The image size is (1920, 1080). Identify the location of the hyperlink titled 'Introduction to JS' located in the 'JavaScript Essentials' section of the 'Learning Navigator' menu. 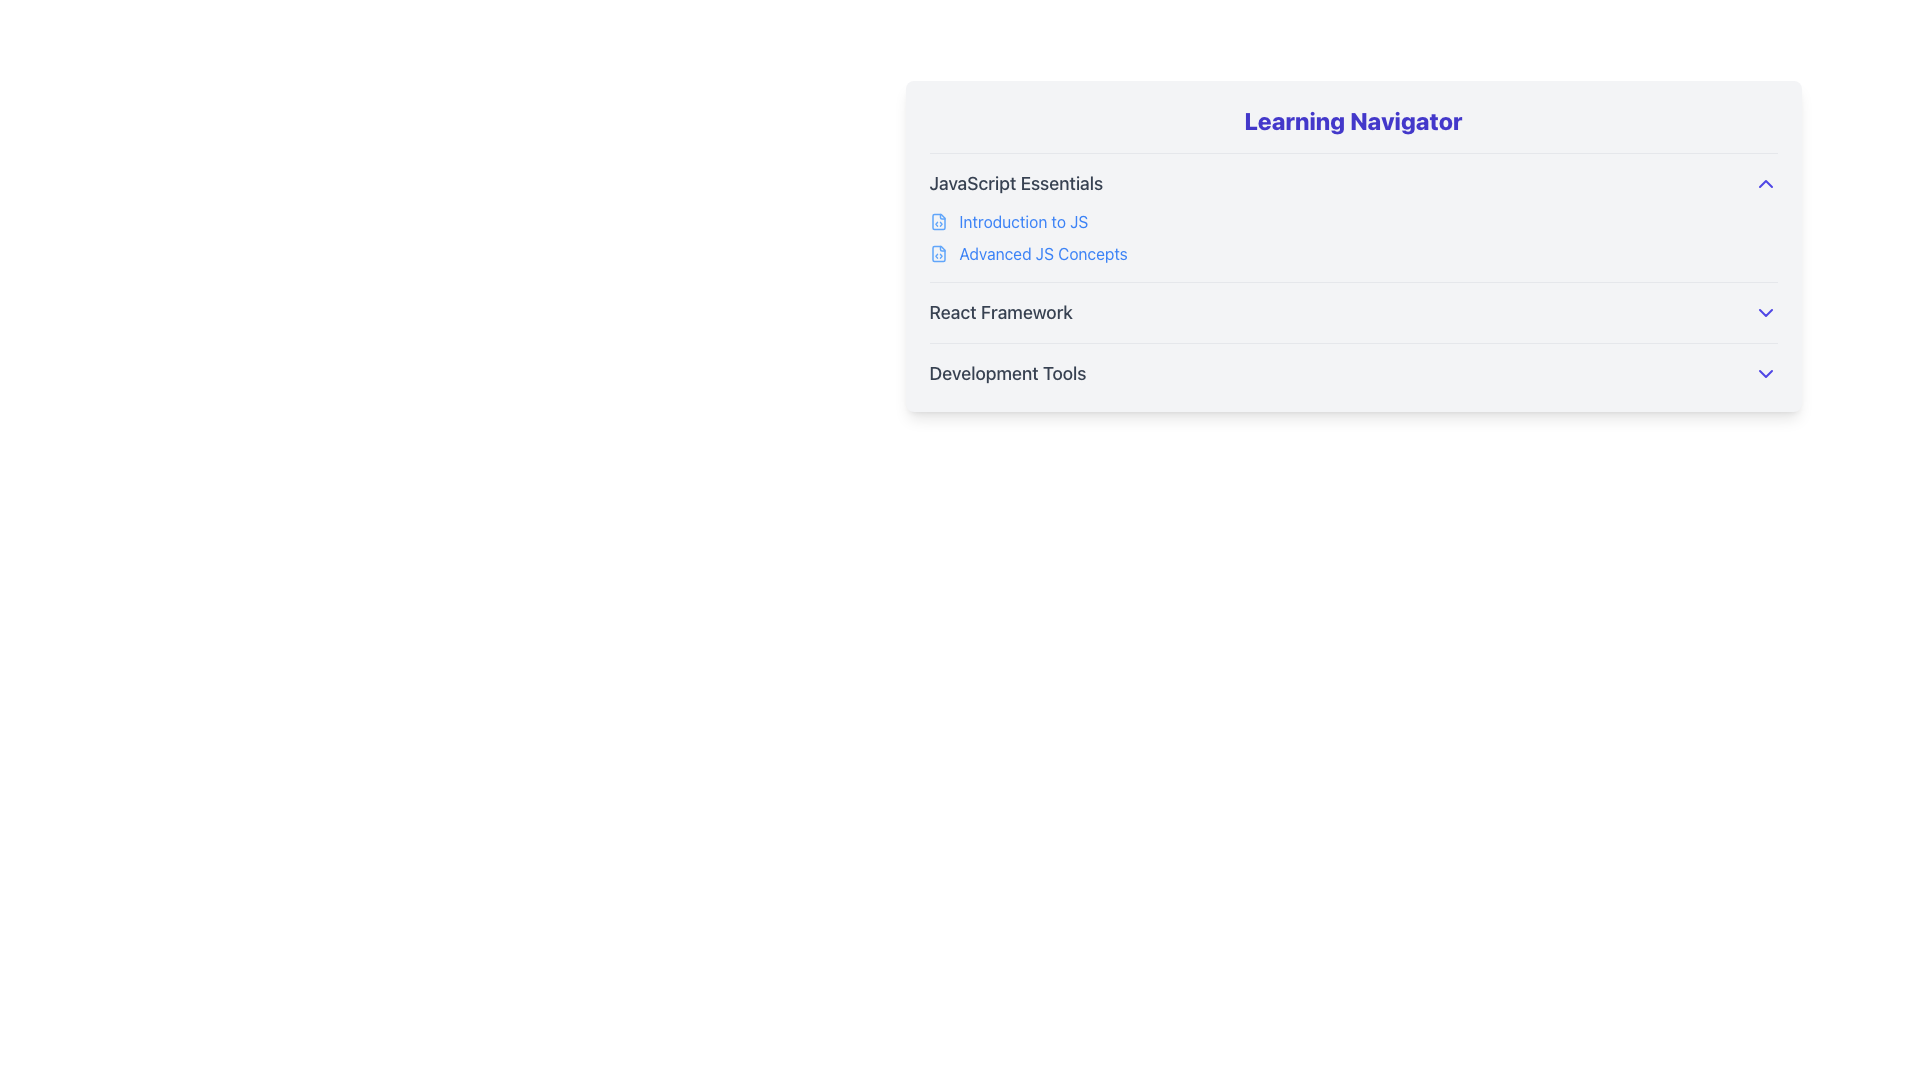
(1023, 222).